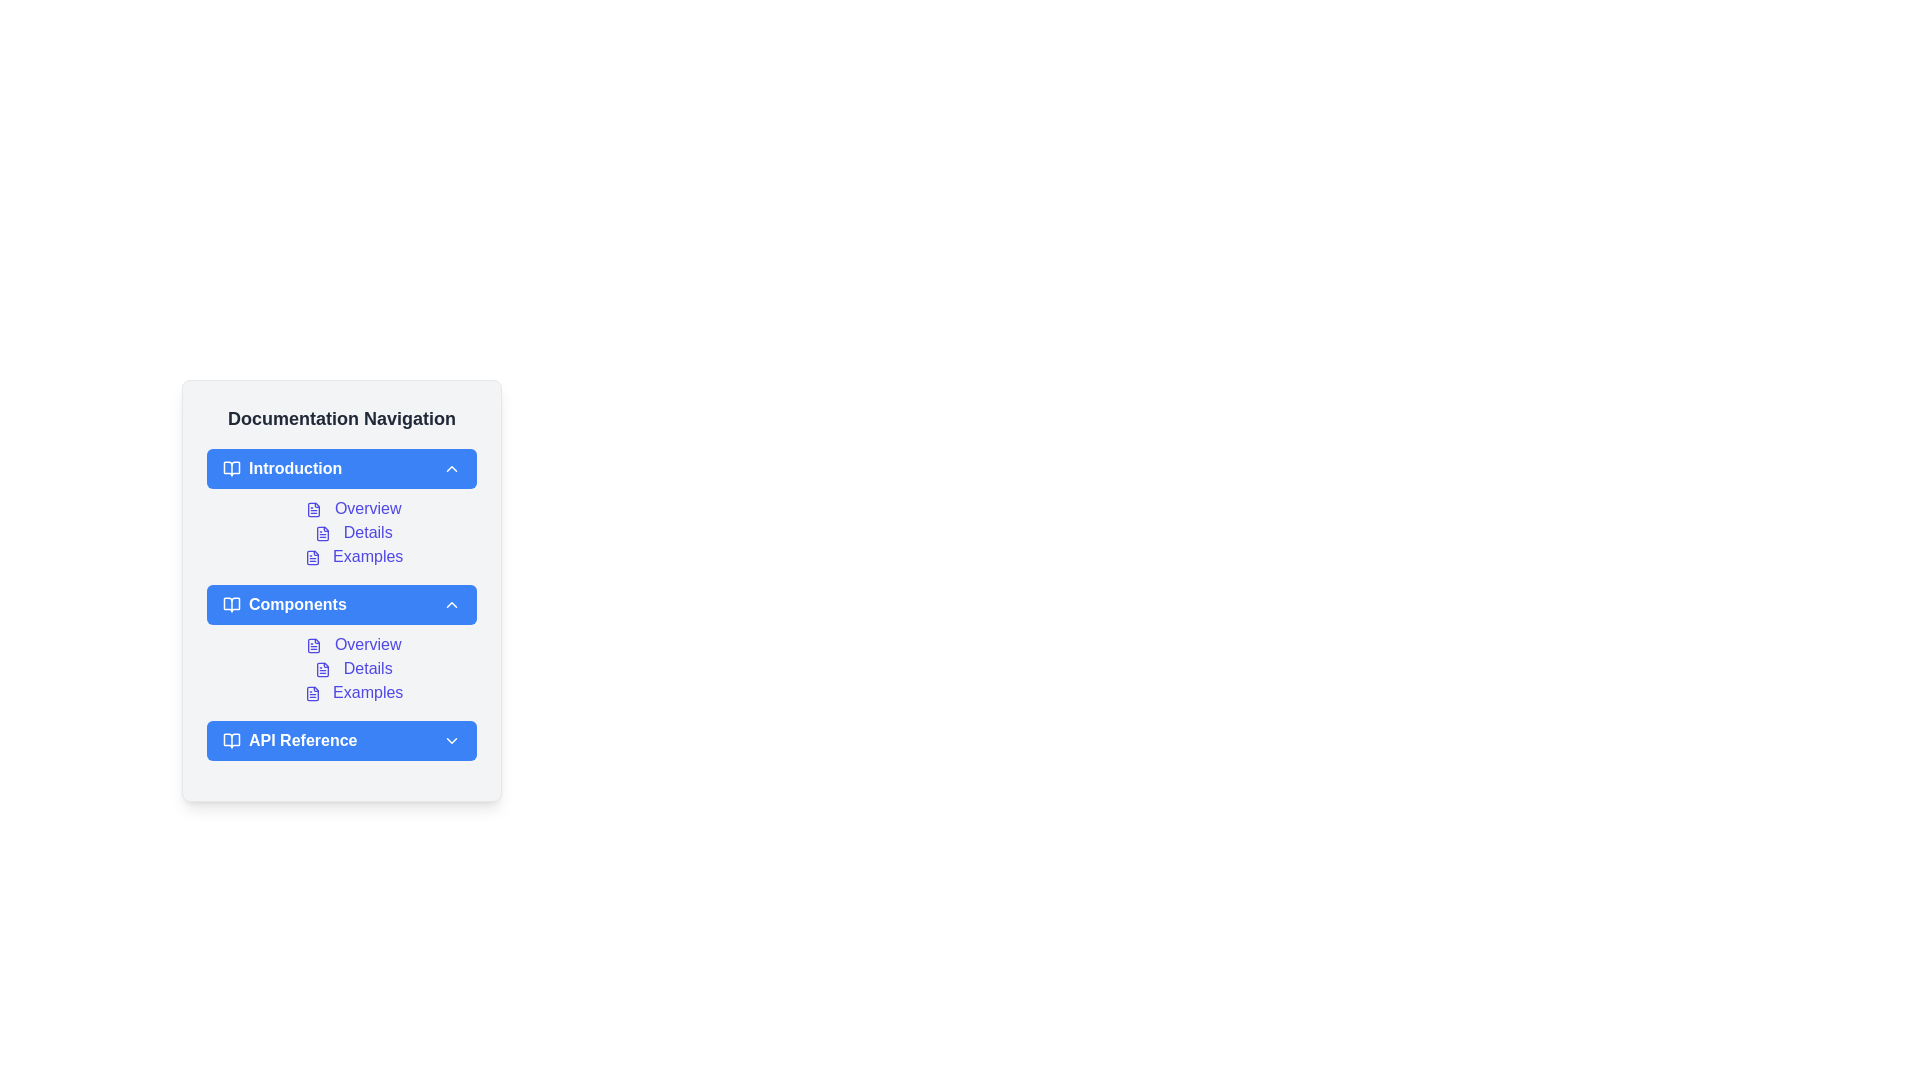 This screenshot has width=1920, height=1080. Describe the element at coordinates (341, 740) in the screenshot. I see `the 'API Reference' collapsible section header in the Documentation Navigation panel` at that location.